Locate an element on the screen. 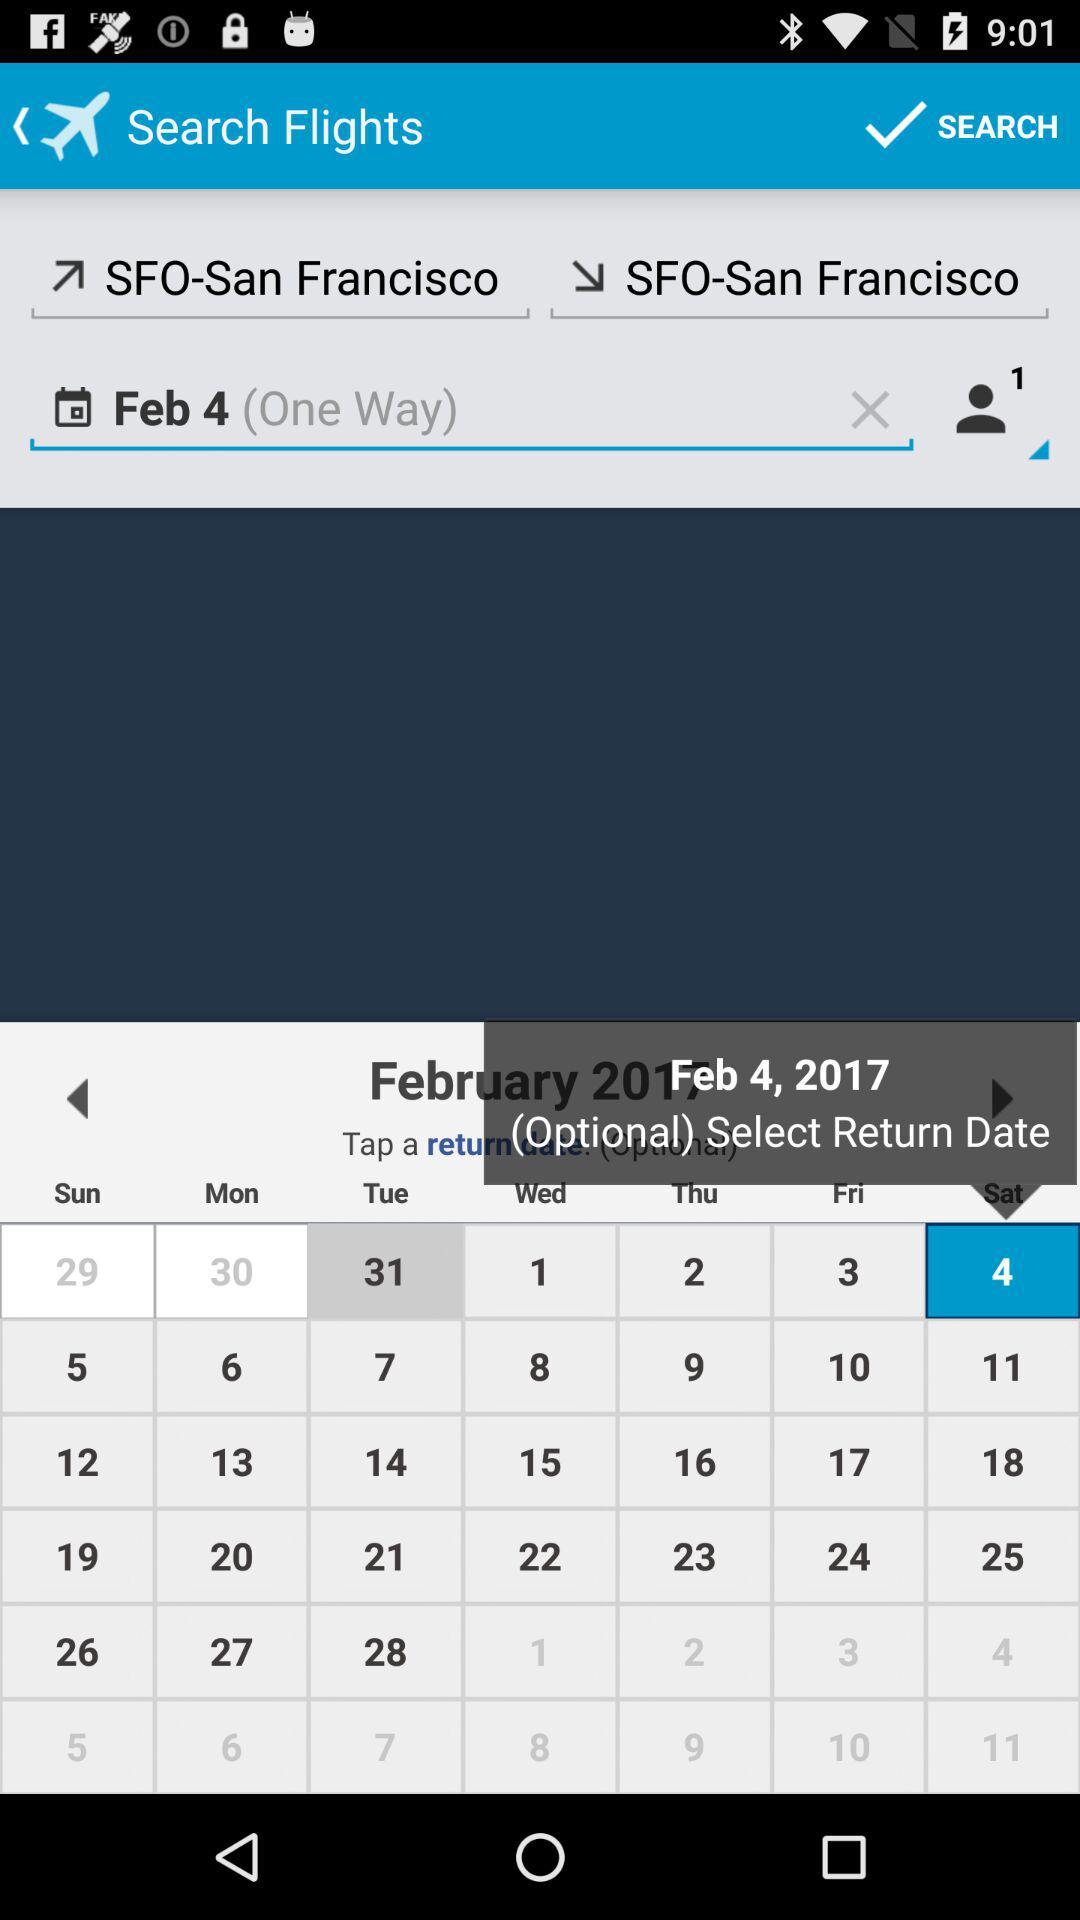 This screenshot has width=1080, height=1920. the avatar icon is located at coordinates (990, 435).